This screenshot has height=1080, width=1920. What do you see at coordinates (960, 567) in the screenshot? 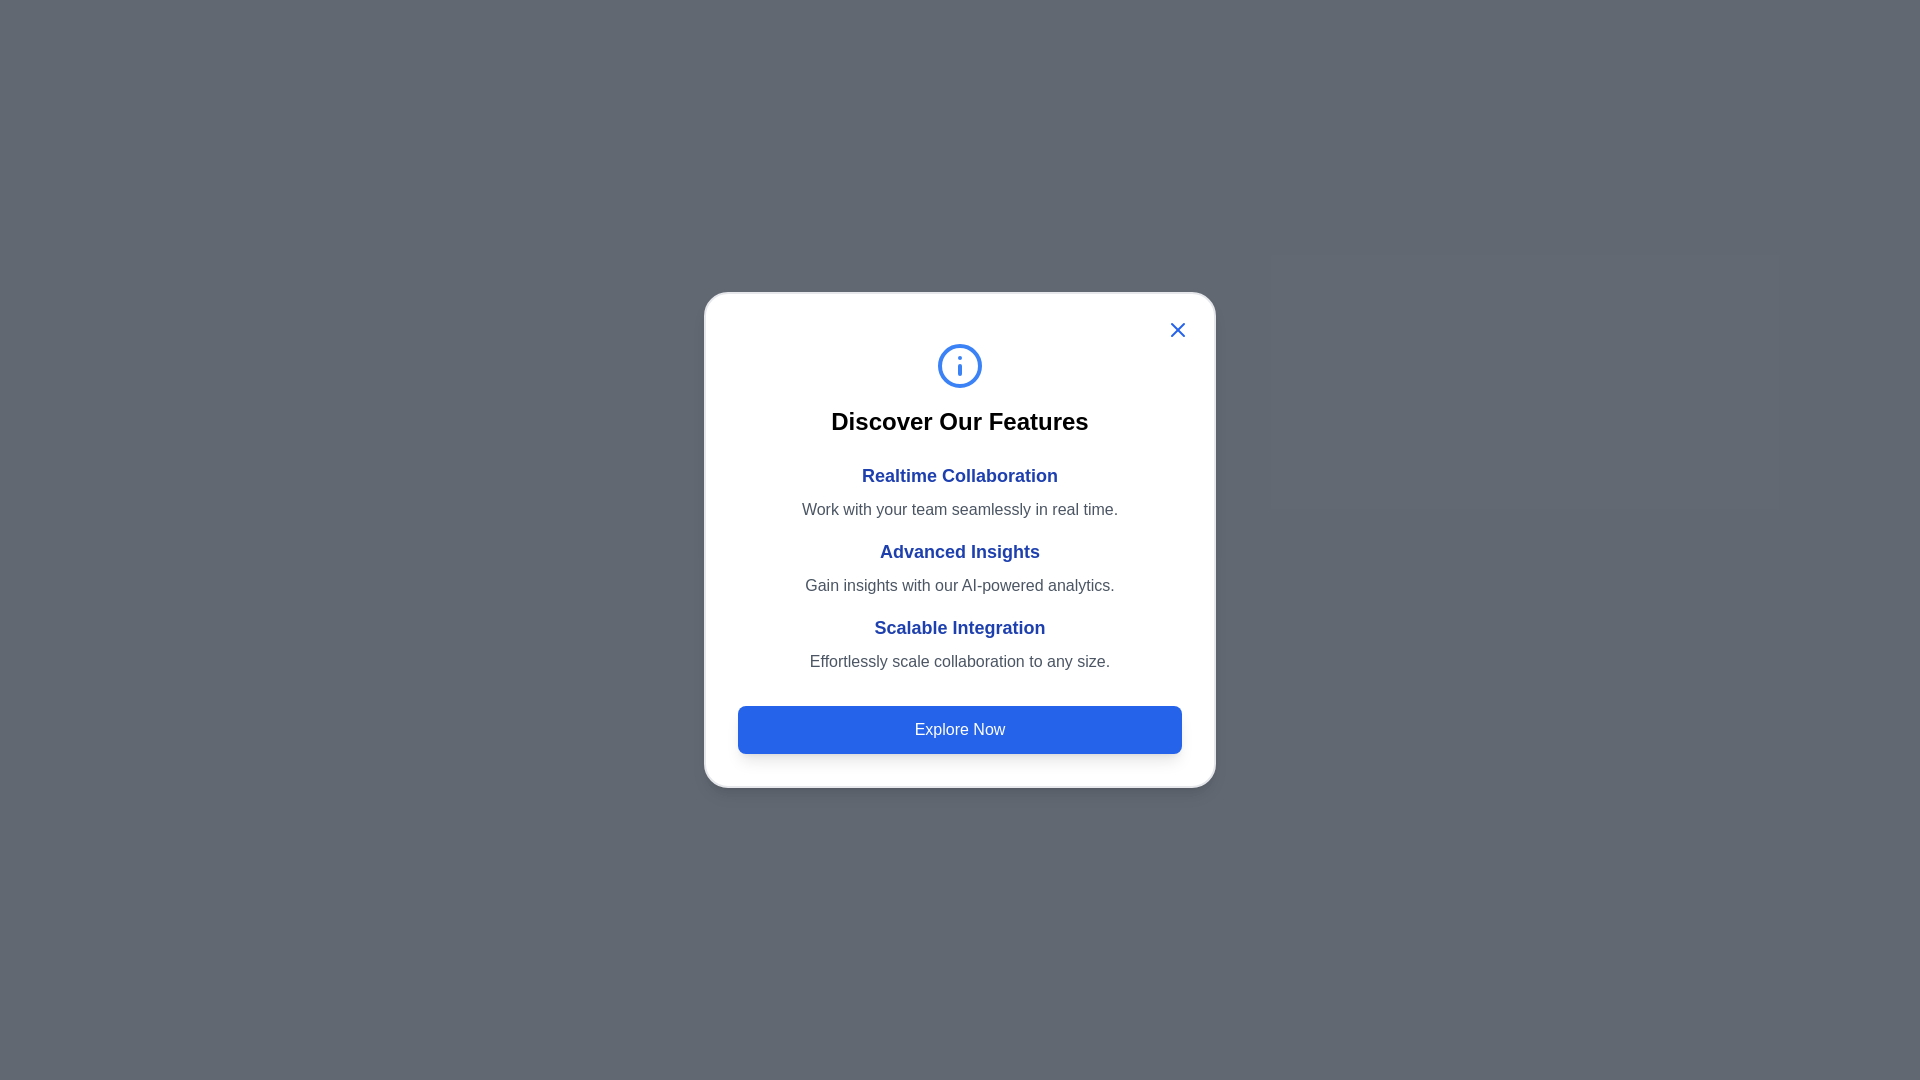
I see `the Informational section located in the central panel of the pop-up, below the heading 'Discover Our Features', which includes details on real-time collaboration, advanced insights, and scalable integration` at bounding box center [960, 567].